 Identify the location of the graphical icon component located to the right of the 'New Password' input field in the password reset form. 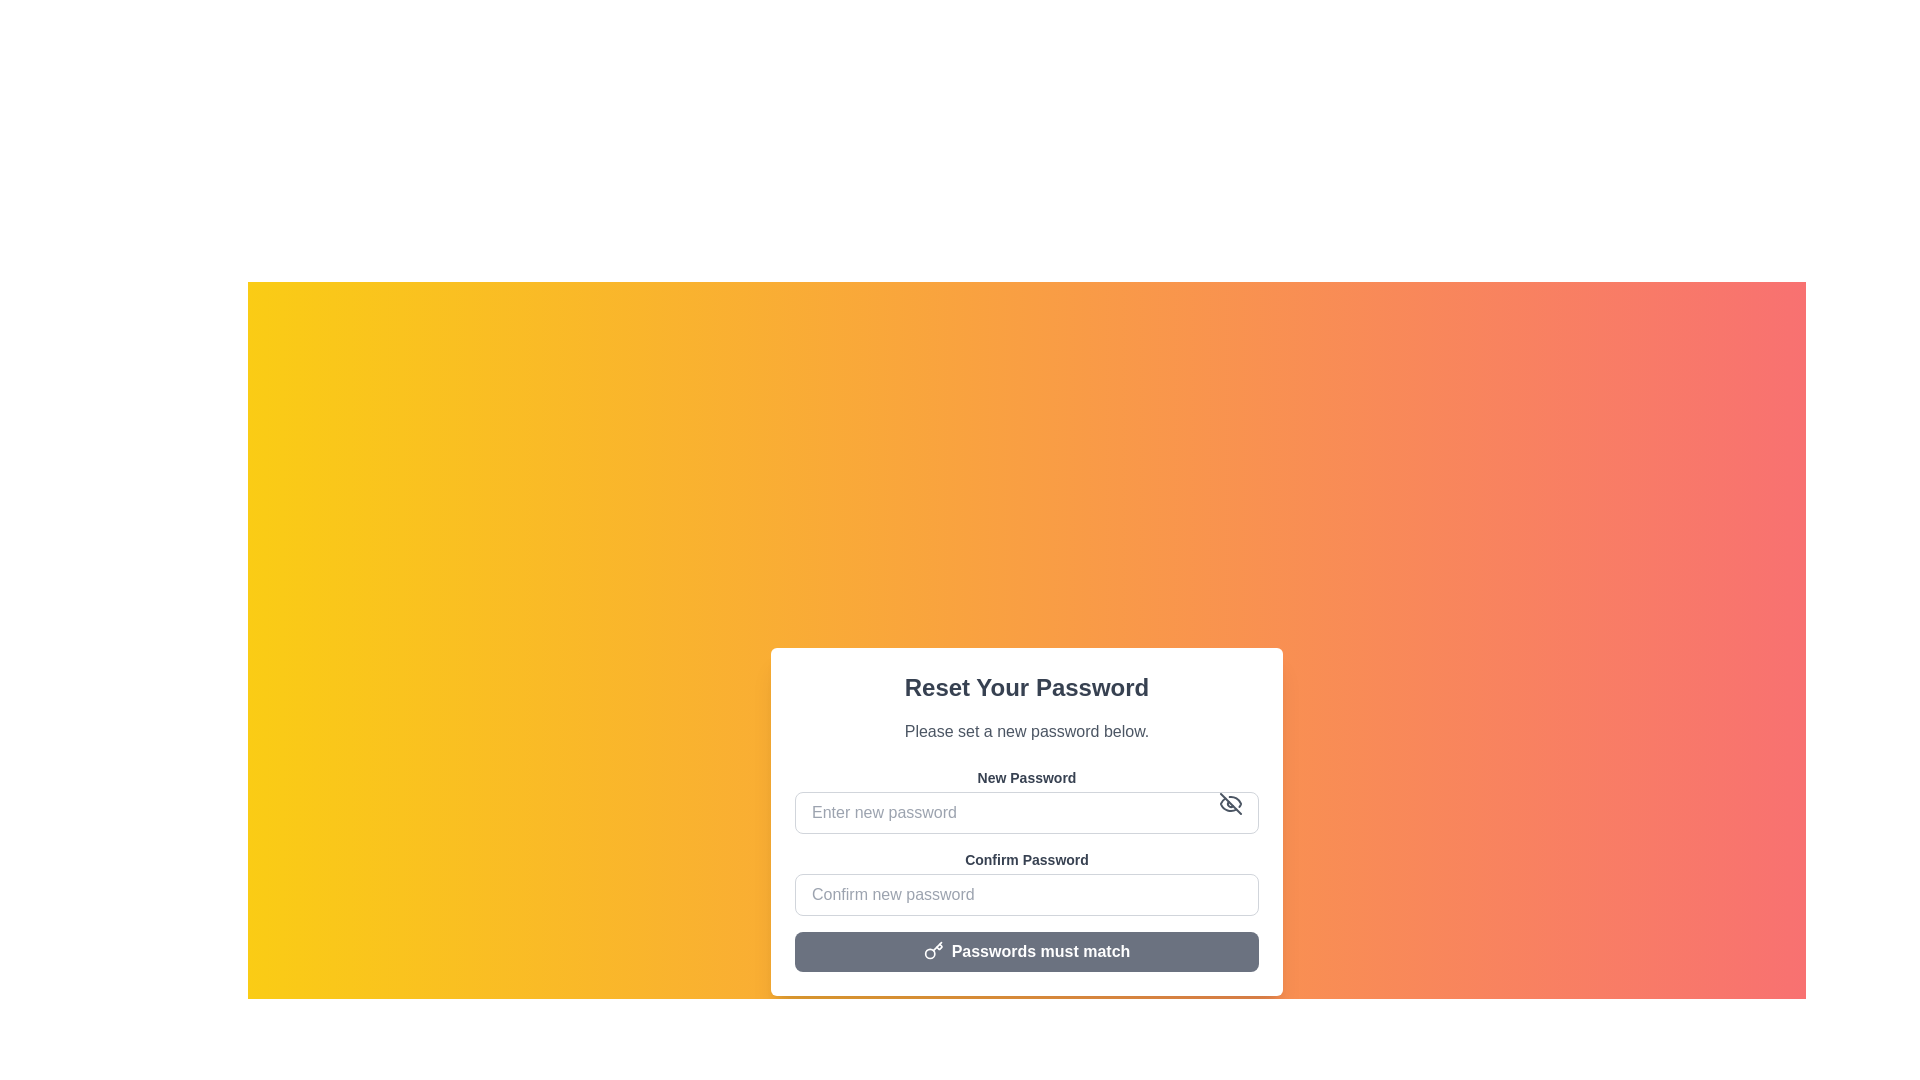
(1229, 802).